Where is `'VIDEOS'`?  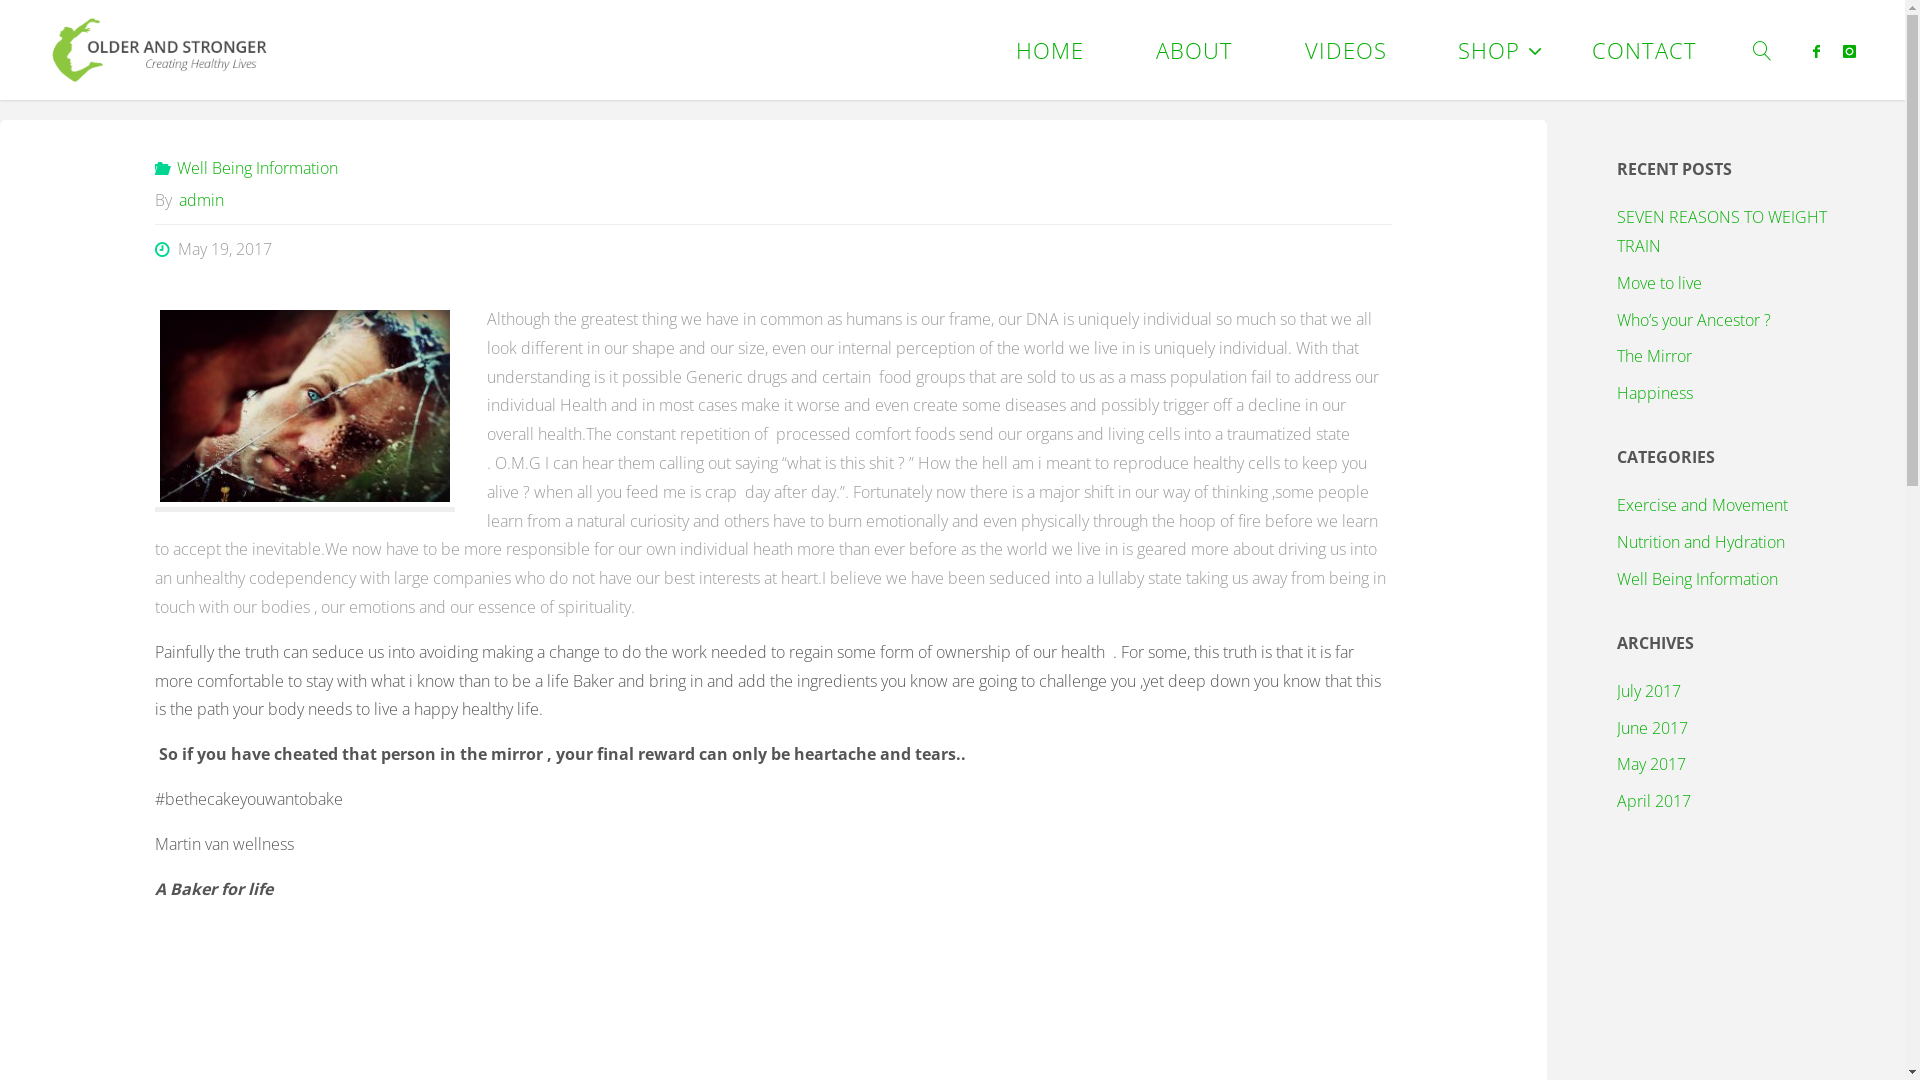
'VIDEOS' is located at coordinates (1345, 49).